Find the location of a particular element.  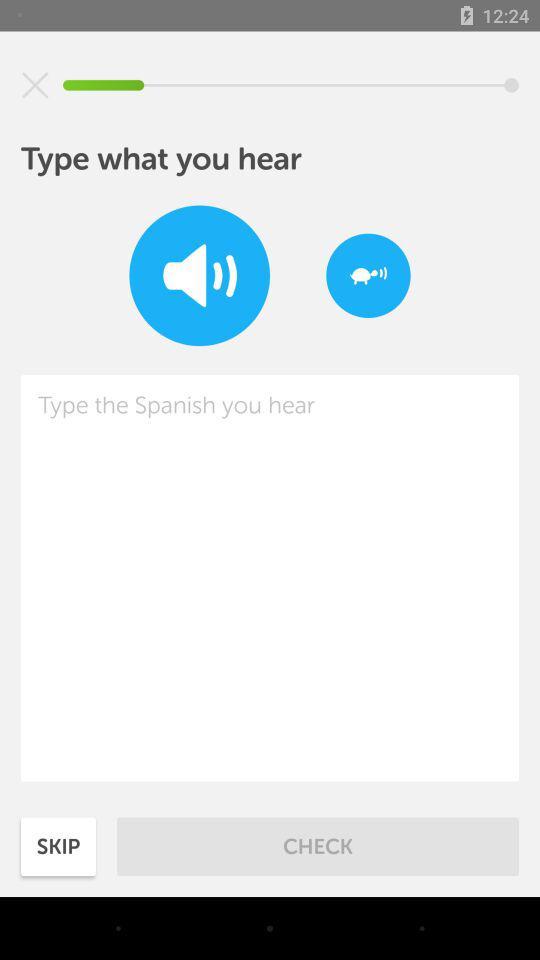

the check icon is located at coordinates (318, 845).